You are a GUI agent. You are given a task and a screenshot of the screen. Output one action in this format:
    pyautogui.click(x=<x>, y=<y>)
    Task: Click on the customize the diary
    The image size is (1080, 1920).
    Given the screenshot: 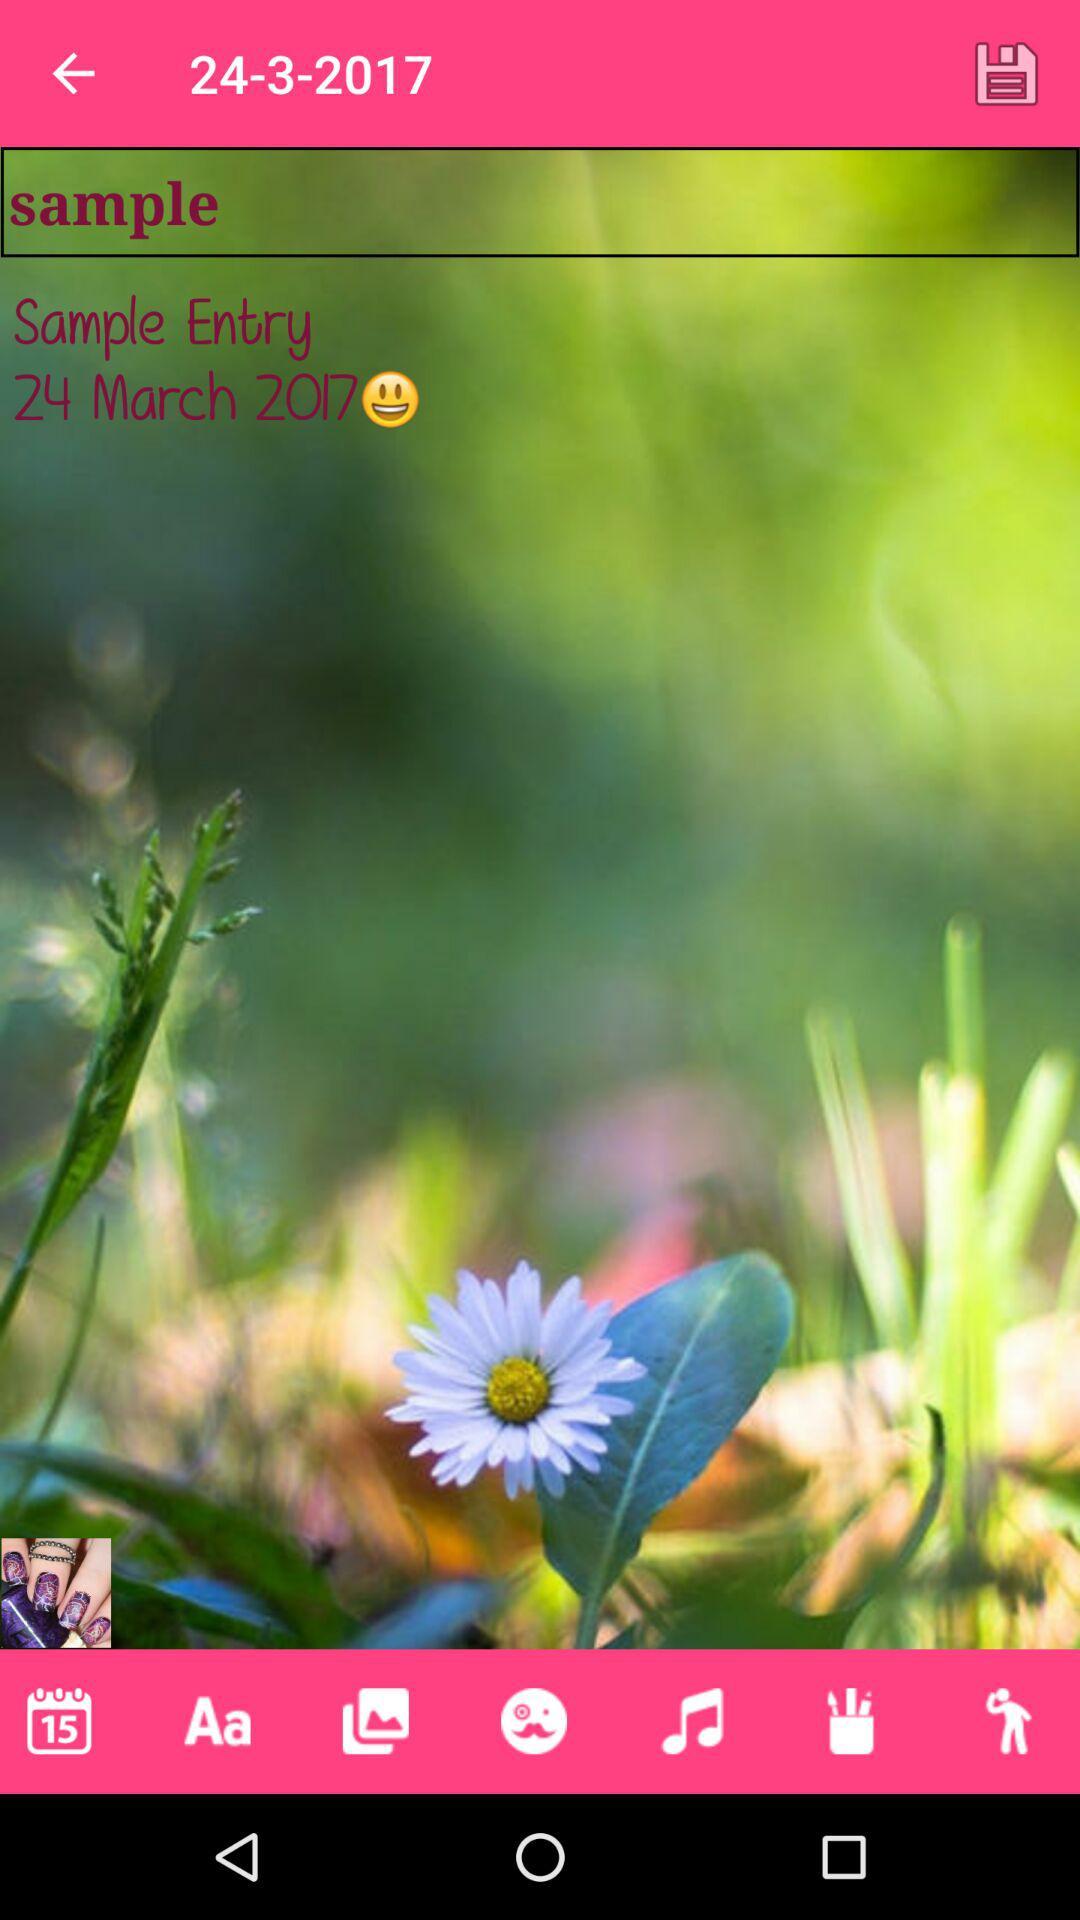 What is the action you would take?
    pyautogui.click(x=850, y=1720)
    